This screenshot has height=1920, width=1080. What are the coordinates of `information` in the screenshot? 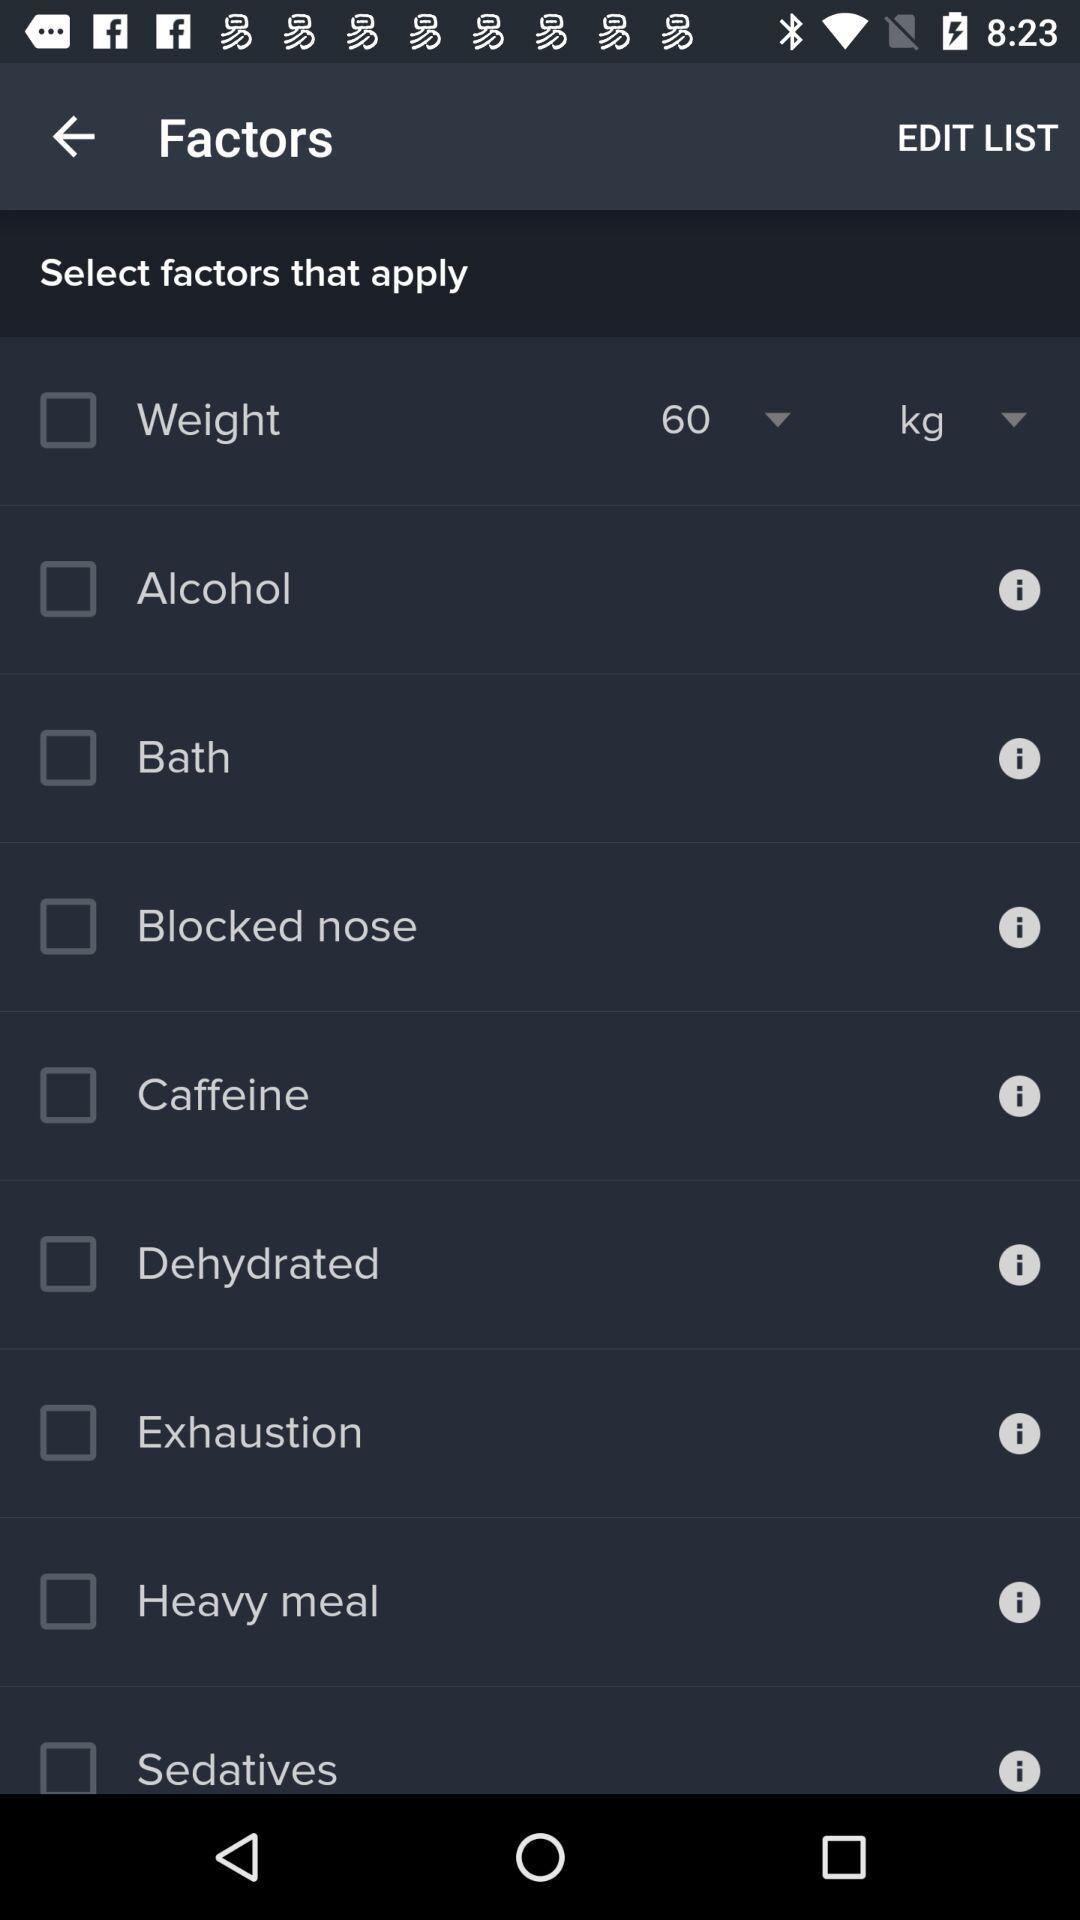 It's located at (1019, 1602).